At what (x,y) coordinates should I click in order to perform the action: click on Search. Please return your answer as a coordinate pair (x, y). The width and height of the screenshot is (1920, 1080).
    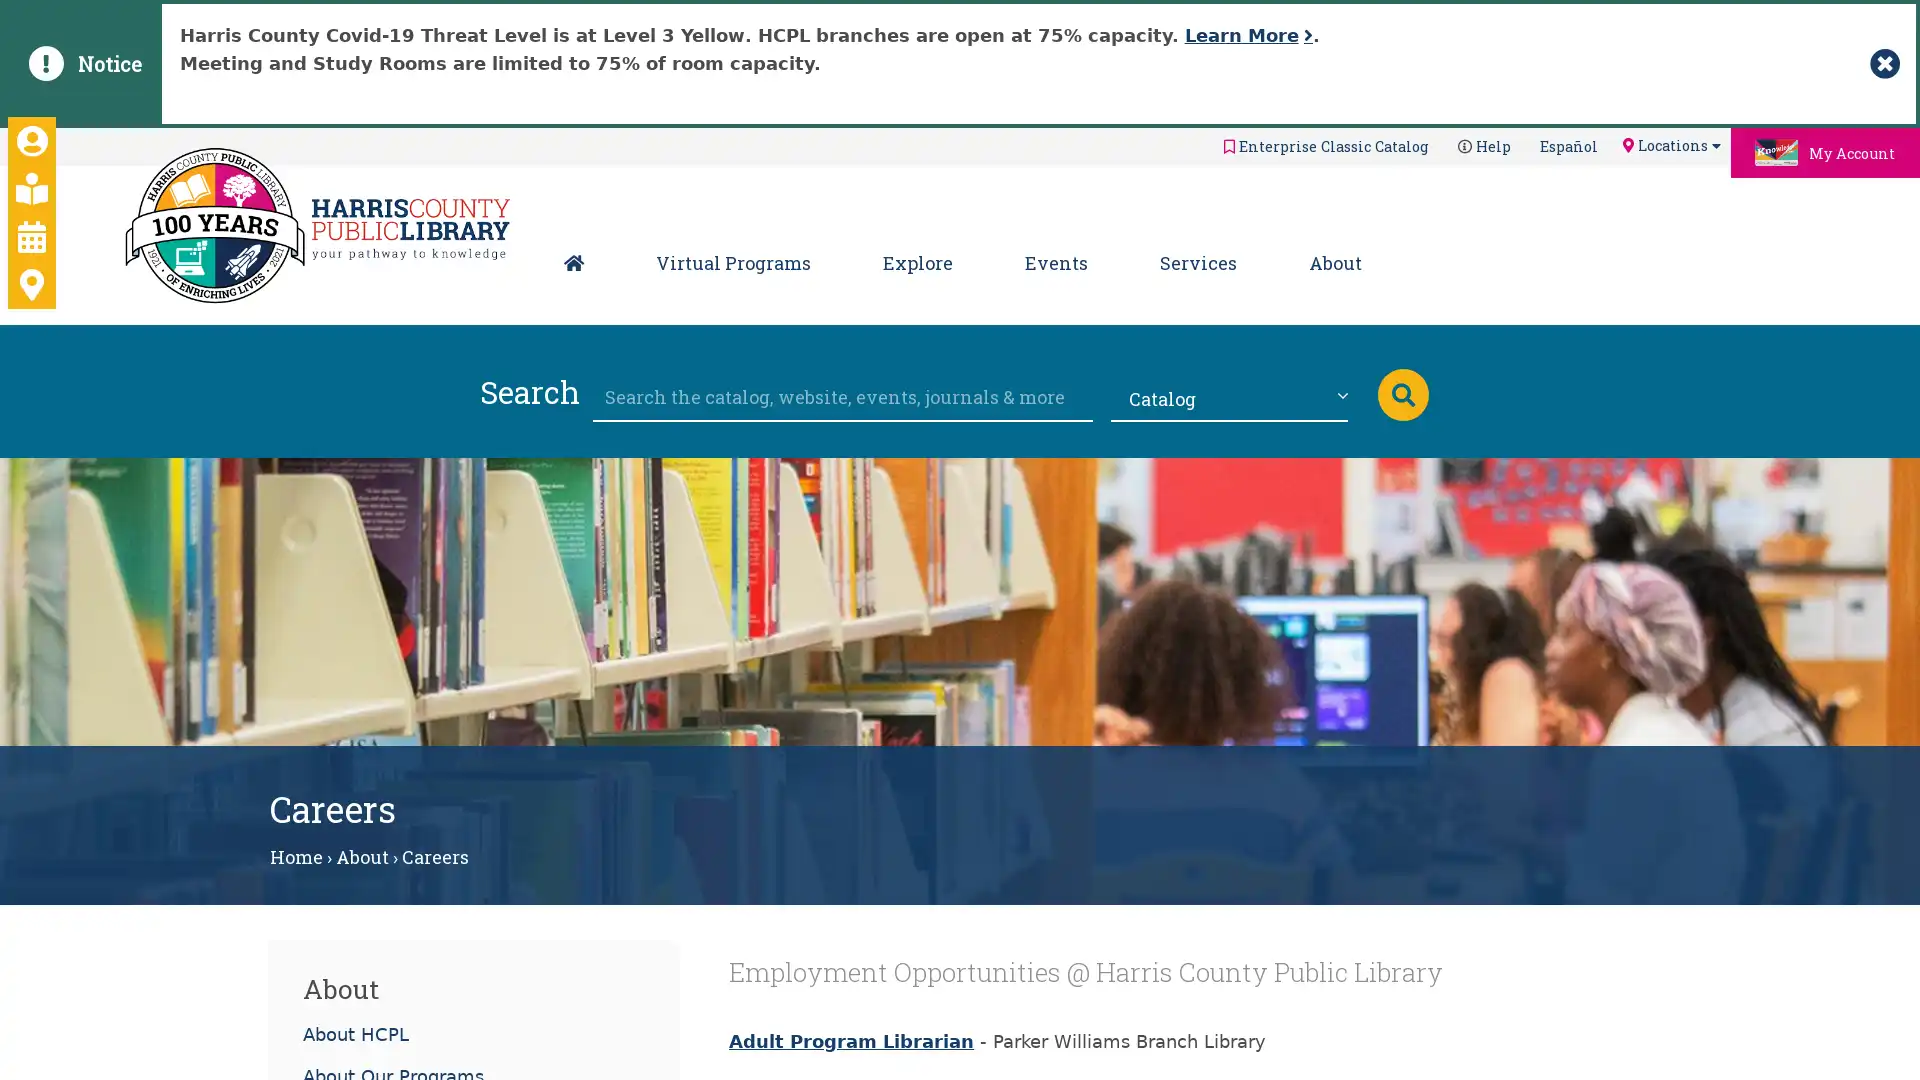
    Looking at the image, I should click on (1401, 393).